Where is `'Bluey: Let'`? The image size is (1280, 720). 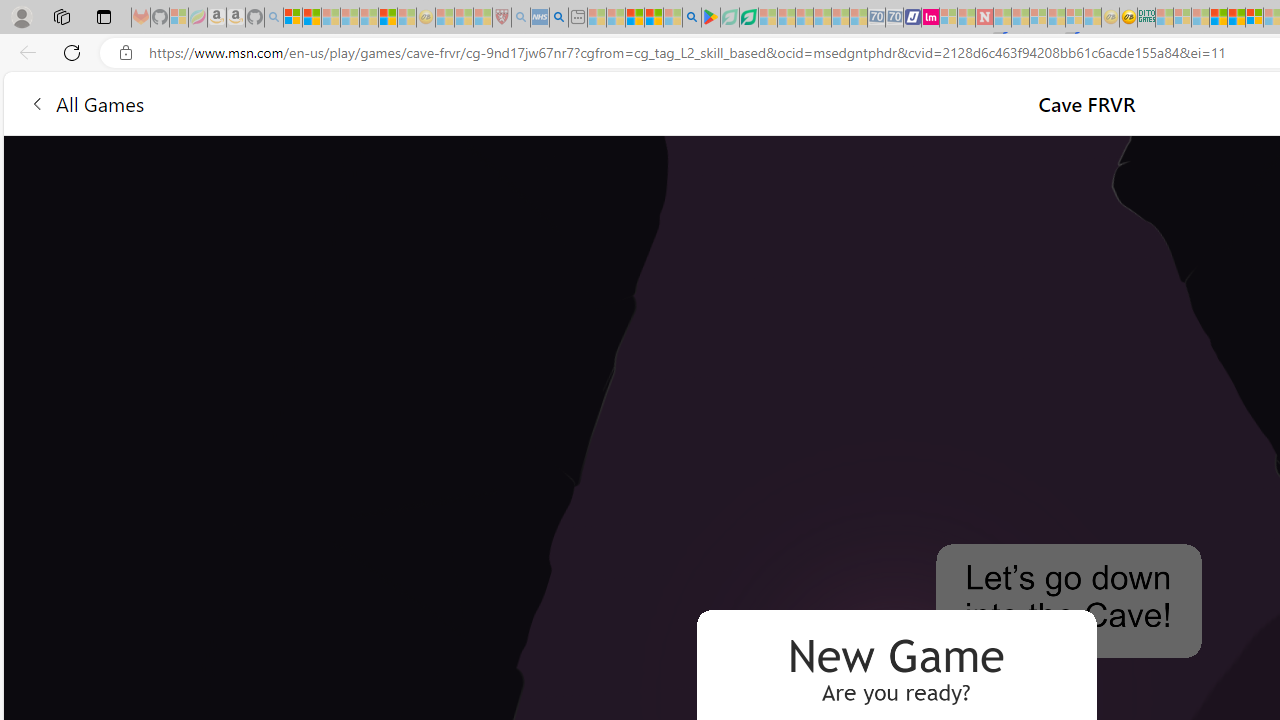
'Bluey: Let' is located at coordinates (711, 17).